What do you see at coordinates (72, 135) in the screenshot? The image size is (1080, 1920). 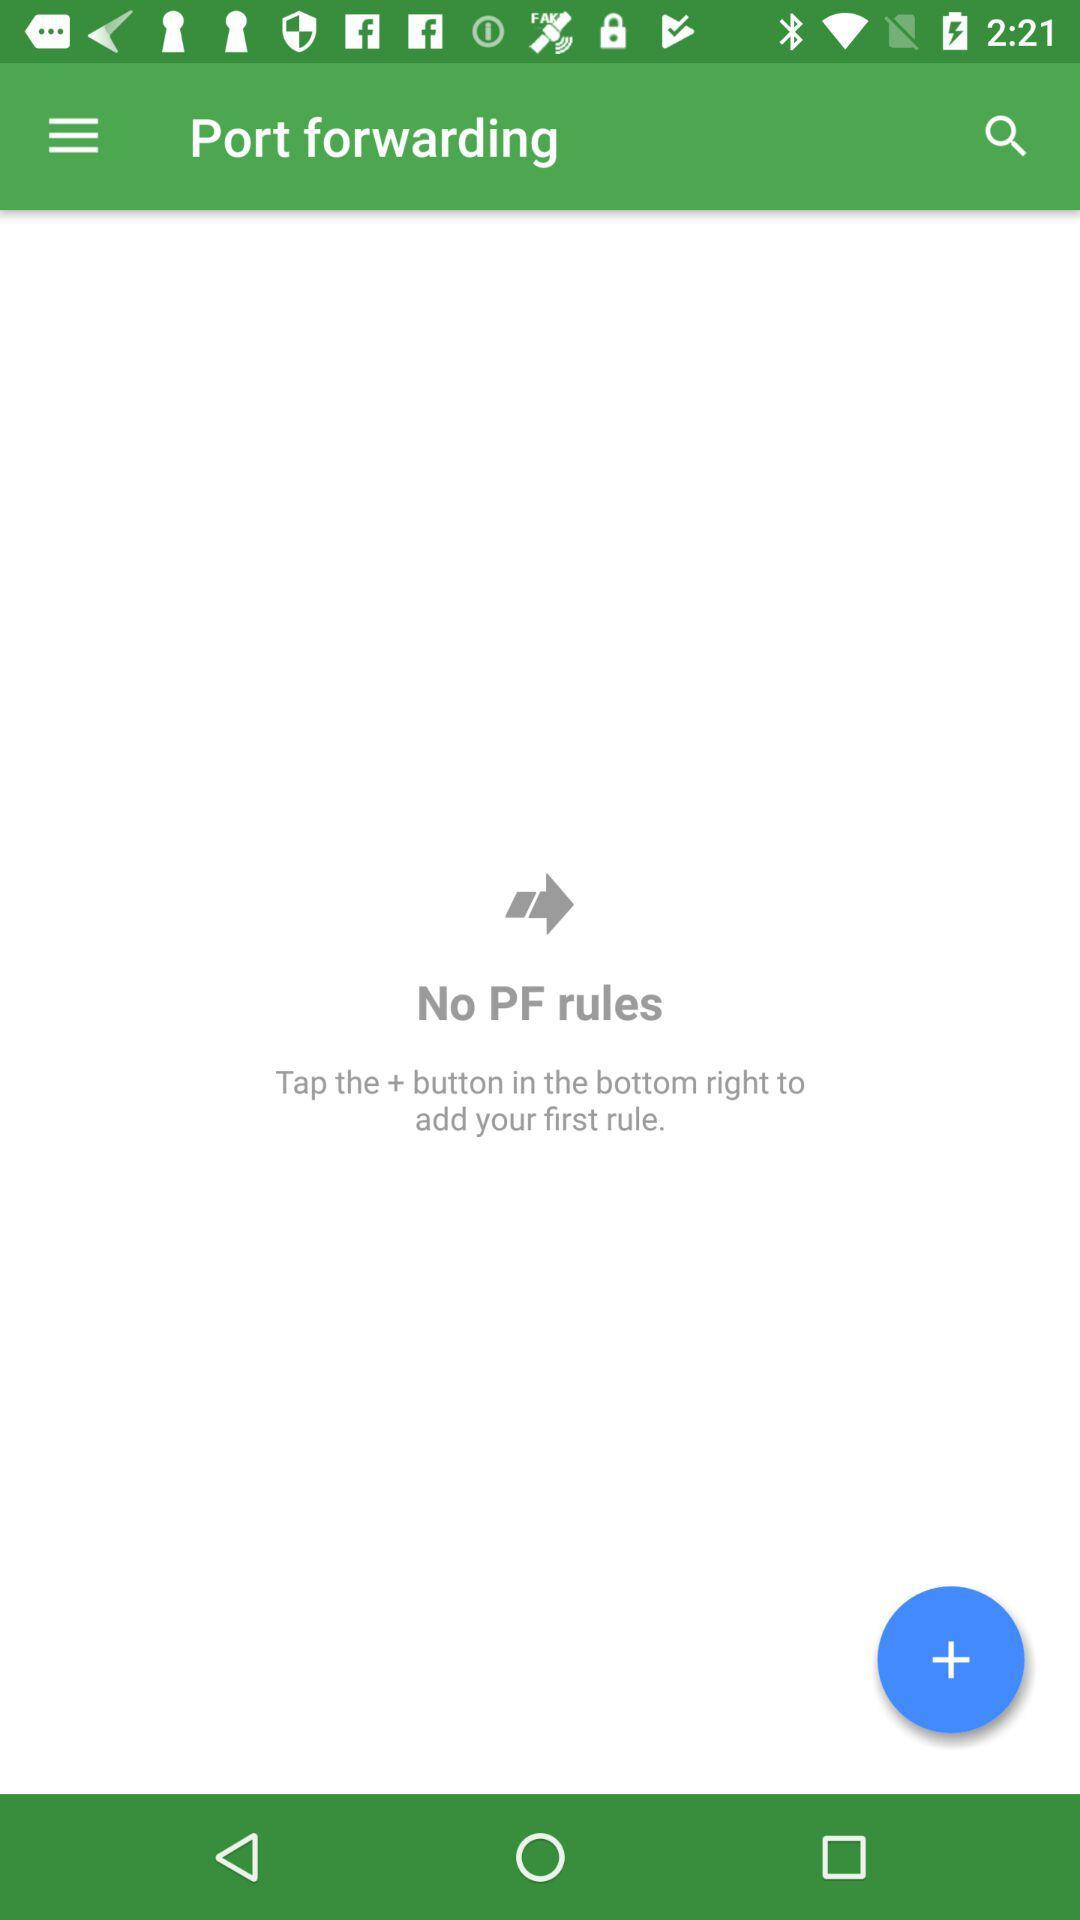 I see `the icon to the left of the port forwarding item` at bounding box center [72, 135].